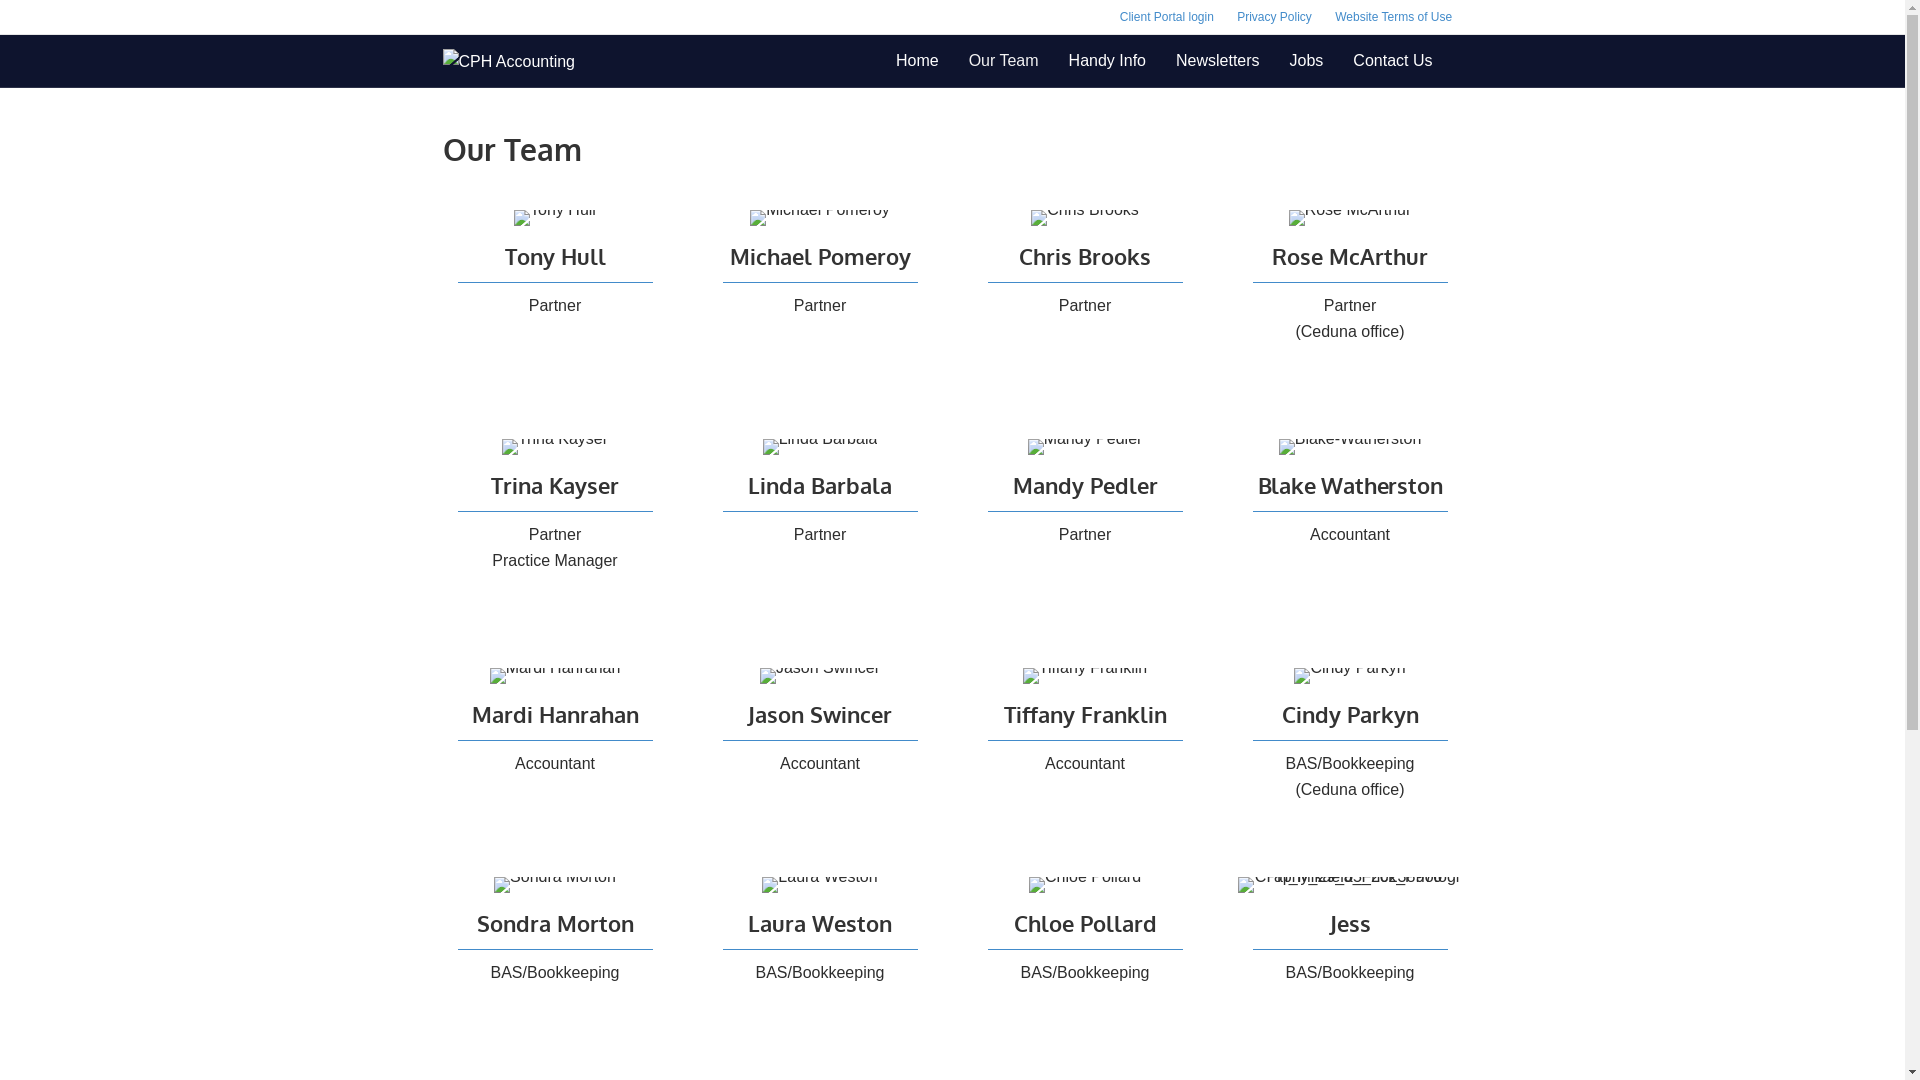 The height and width of the screenshot is (1080, 1920). What do you see at coordinates (1166, 16) in the screenshot?
I see `'Client Portal login'` at bounding box center [1166, 16].